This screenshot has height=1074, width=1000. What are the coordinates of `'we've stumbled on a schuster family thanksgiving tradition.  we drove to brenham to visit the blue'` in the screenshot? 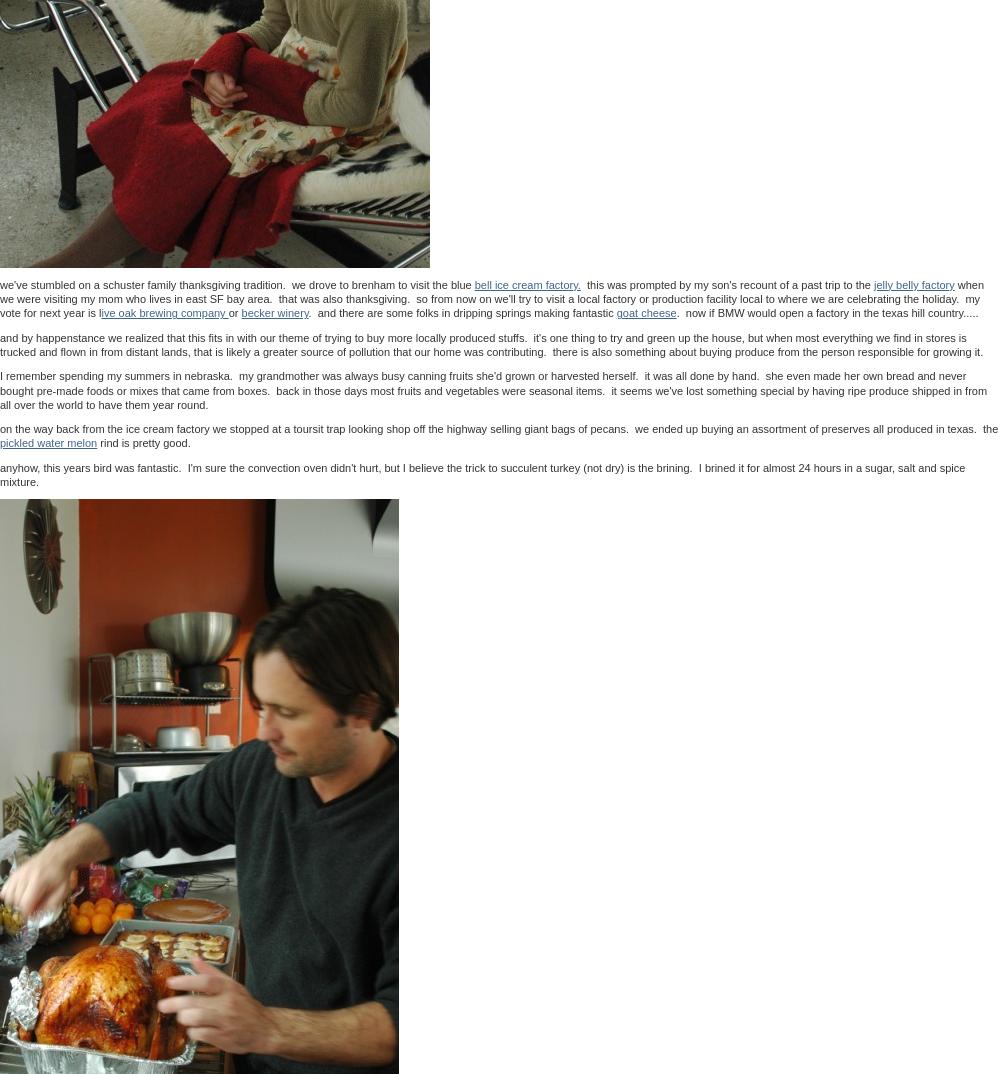 It's located at (236, 283).